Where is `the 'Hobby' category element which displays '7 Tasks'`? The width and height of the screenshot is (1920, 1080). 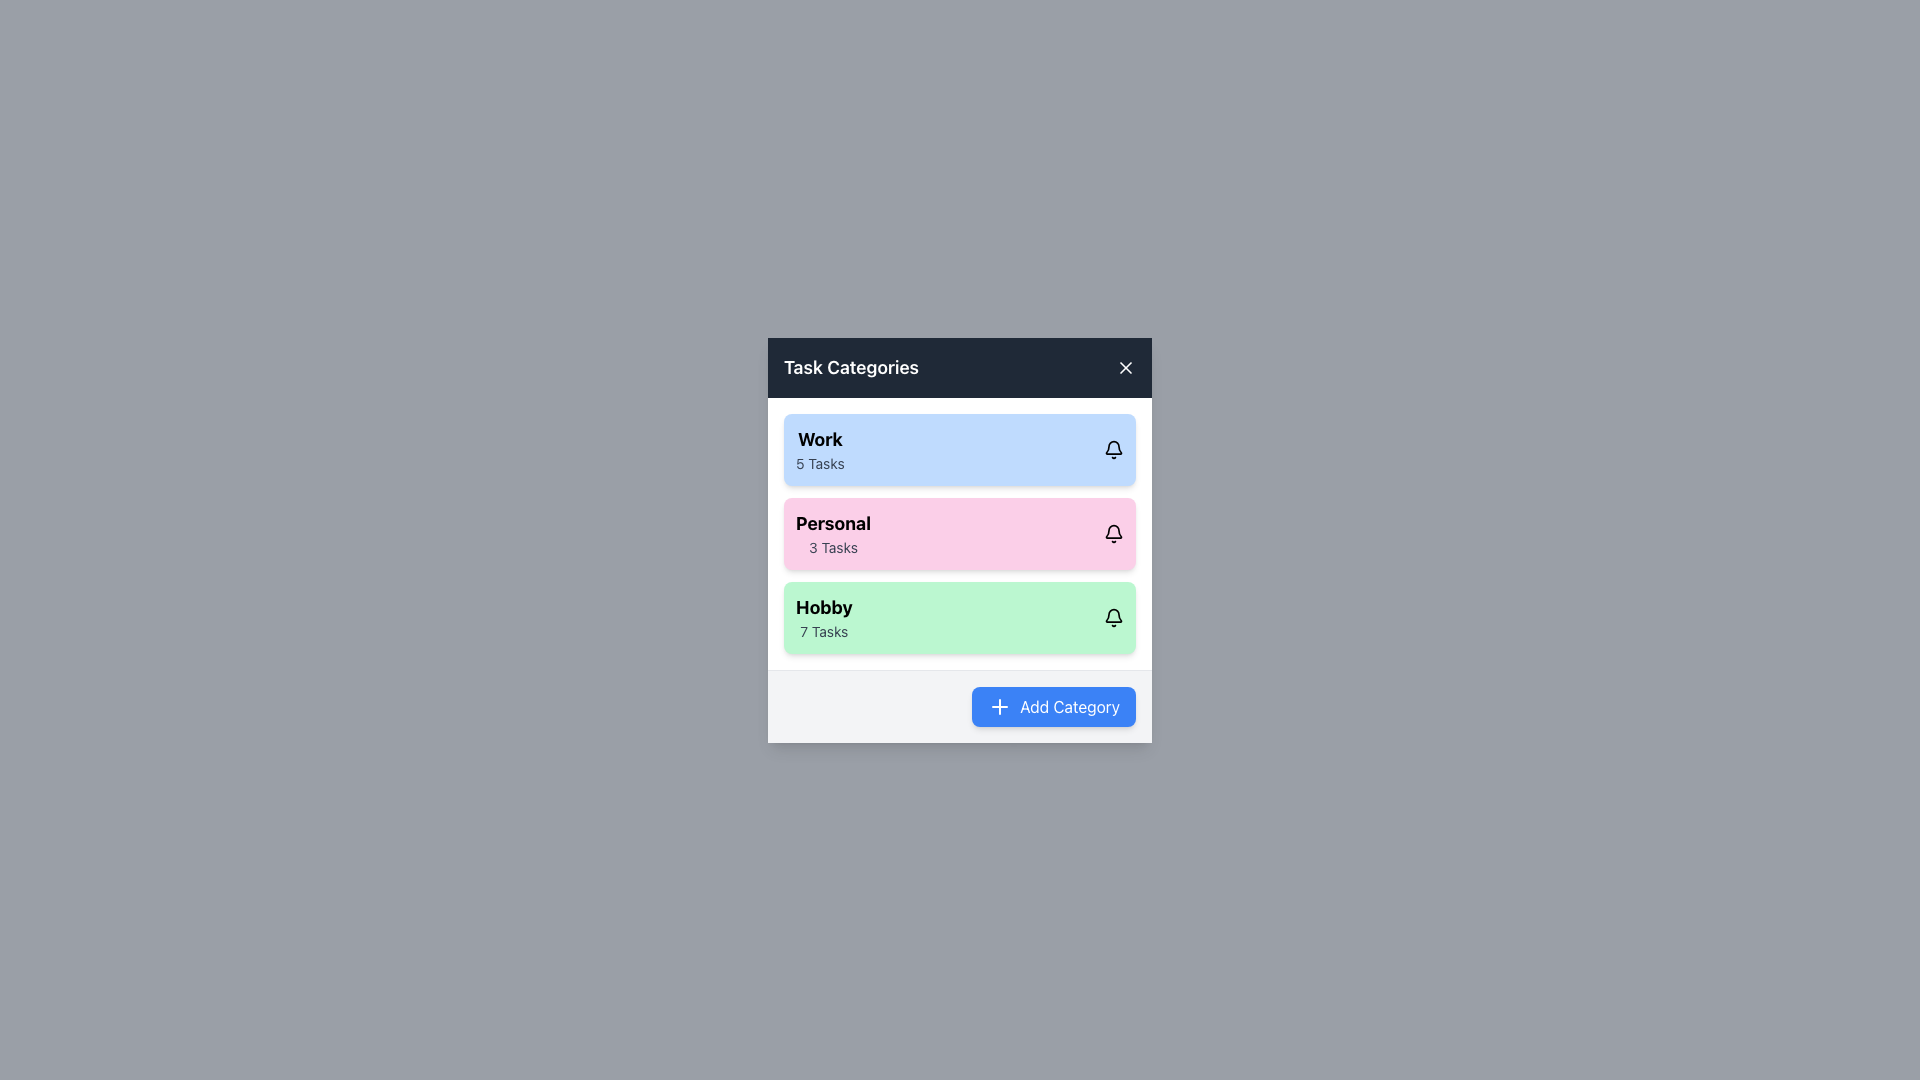
the 'Hobby' category element which displays '7 Tasks' is located at coordinates (960, 616).